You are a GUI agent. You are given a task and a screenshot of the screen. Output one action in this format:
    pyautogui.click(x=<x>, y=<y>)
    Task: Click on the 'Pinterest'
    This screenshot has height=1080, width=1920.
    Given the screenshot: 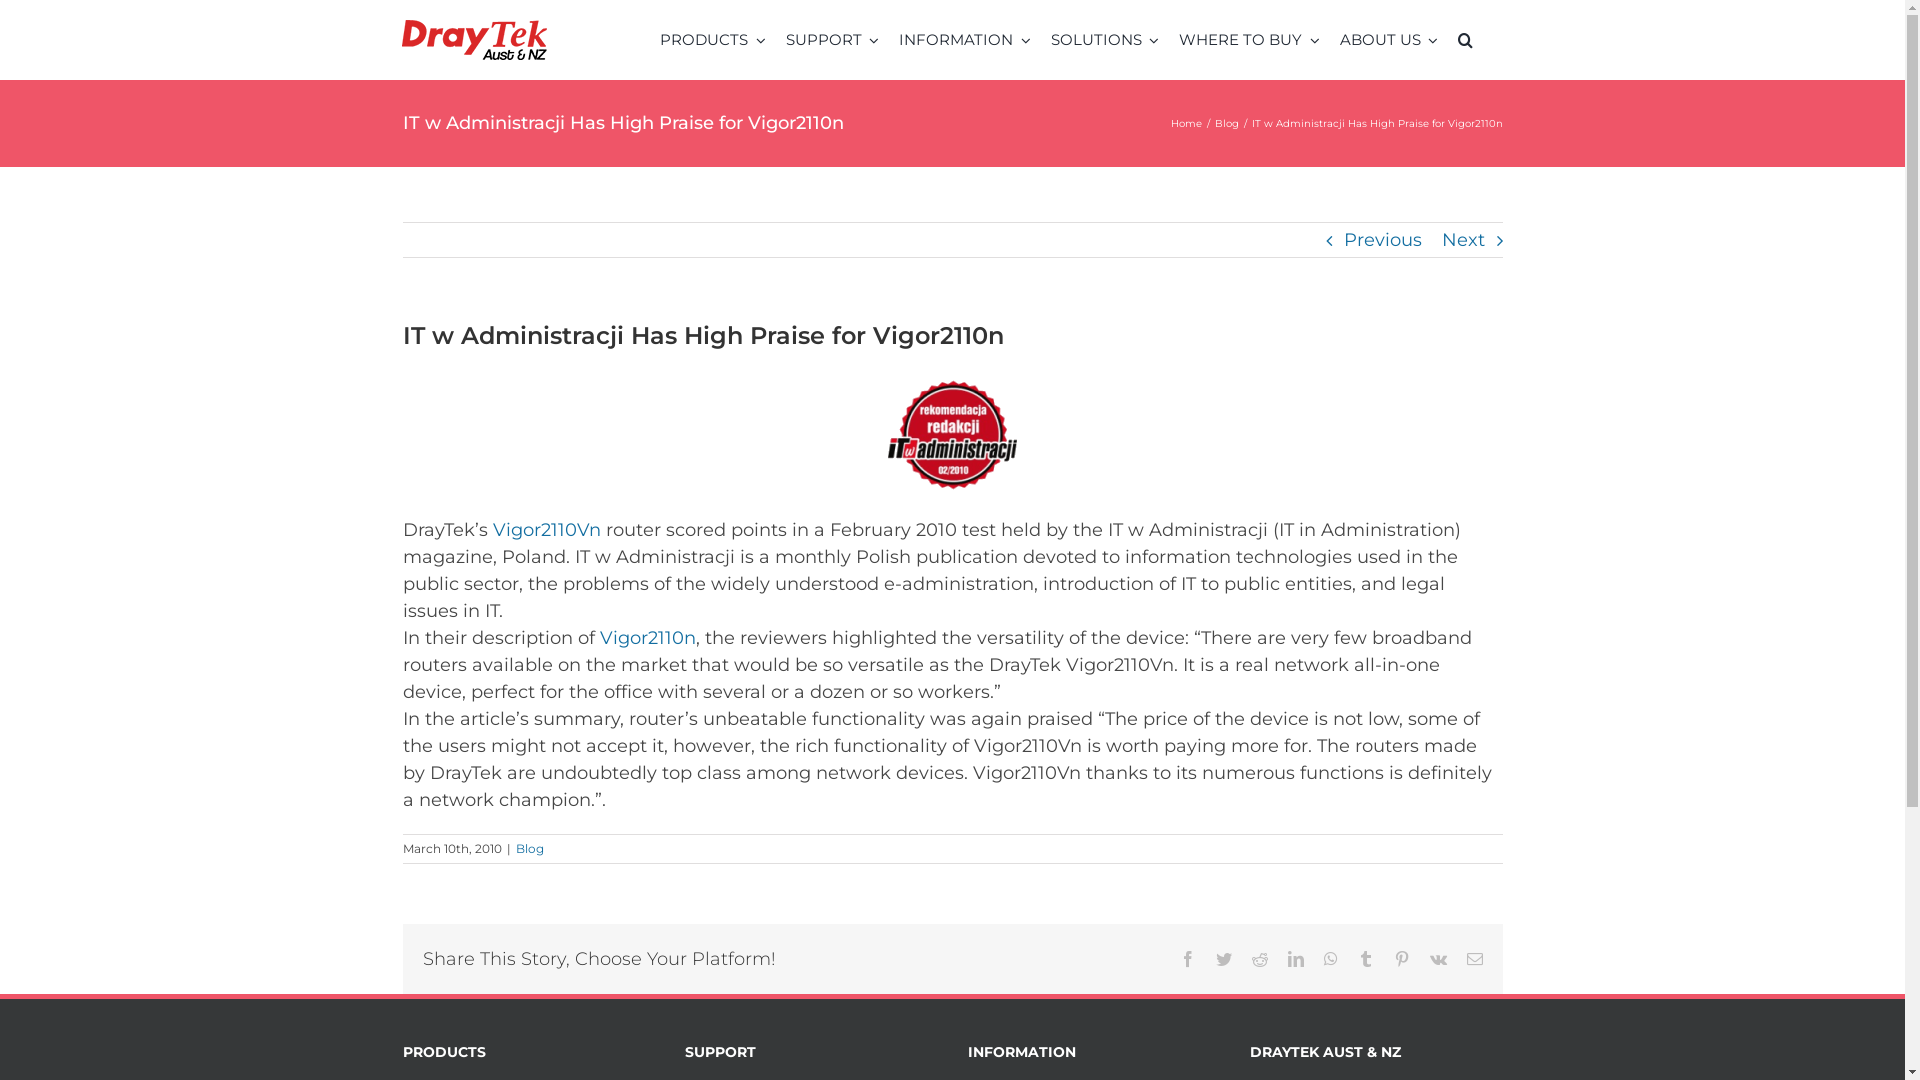 What is the action you would take?
    pyautogui.click(x=1400, y=958)
    